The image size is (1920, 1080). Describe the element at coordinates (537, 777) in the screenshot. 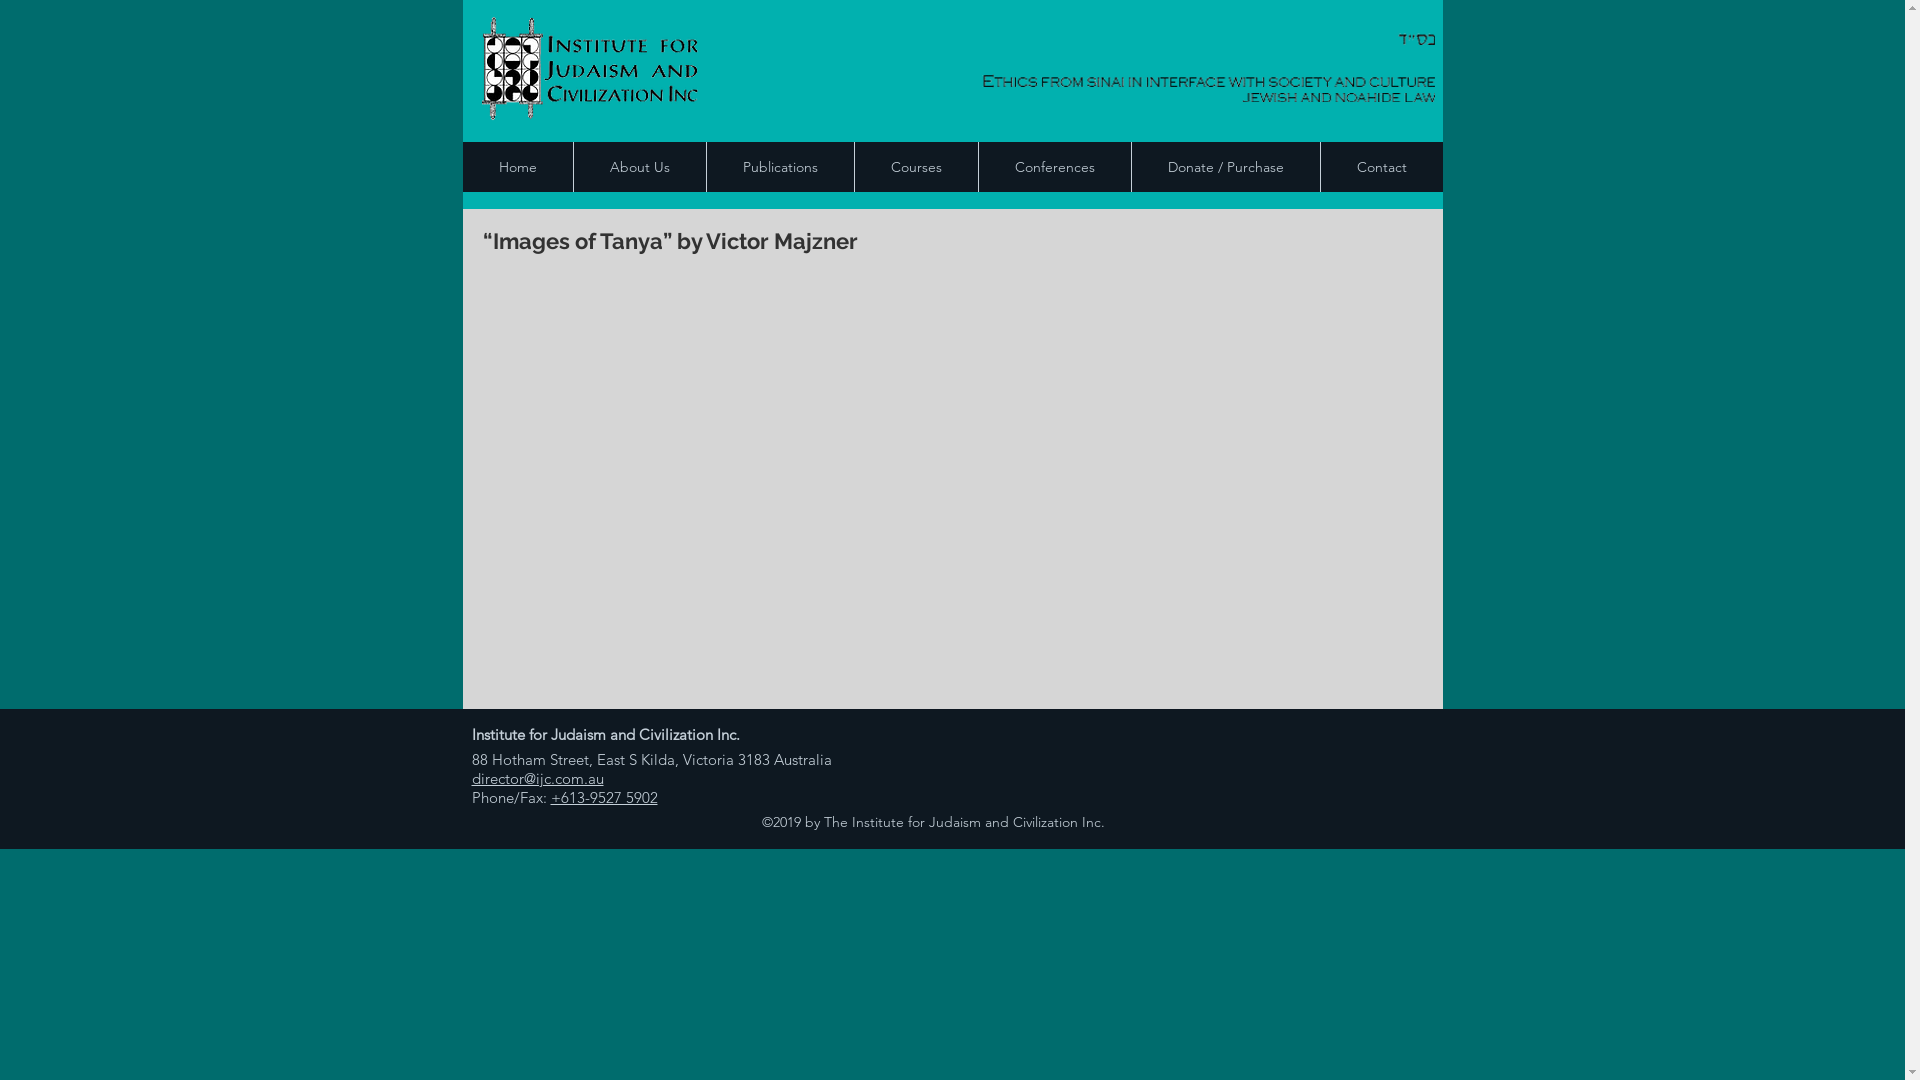

I see `'director@ijc.com.au'` at that location.